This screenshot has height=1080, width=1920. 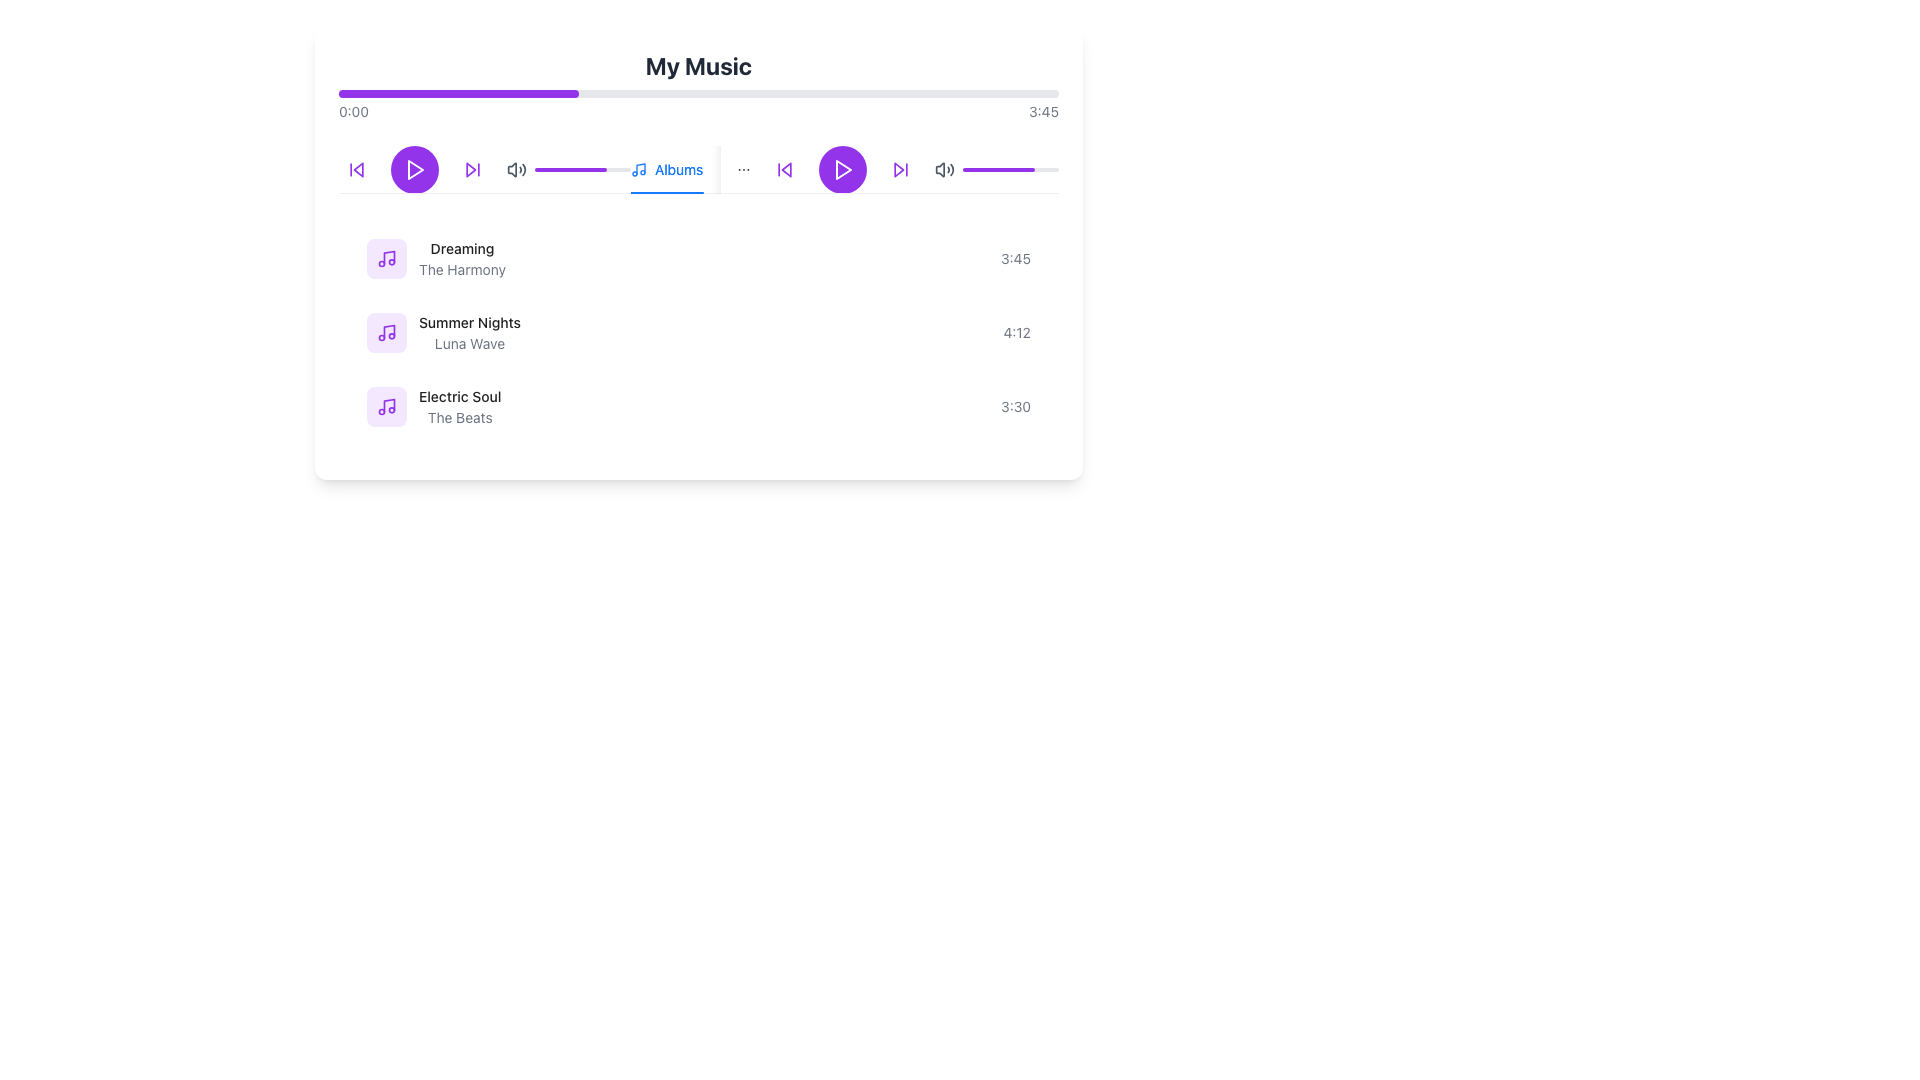 What do you see at coordinates (699, 331) in the screenshot?
I see `the list item containing the title 'Summer Nights', which is the second item in the vertical list, positioned between 'Dreaming - The Harmony' and 'Electric Soul - The Beats'` at bounding box center [699, 331].